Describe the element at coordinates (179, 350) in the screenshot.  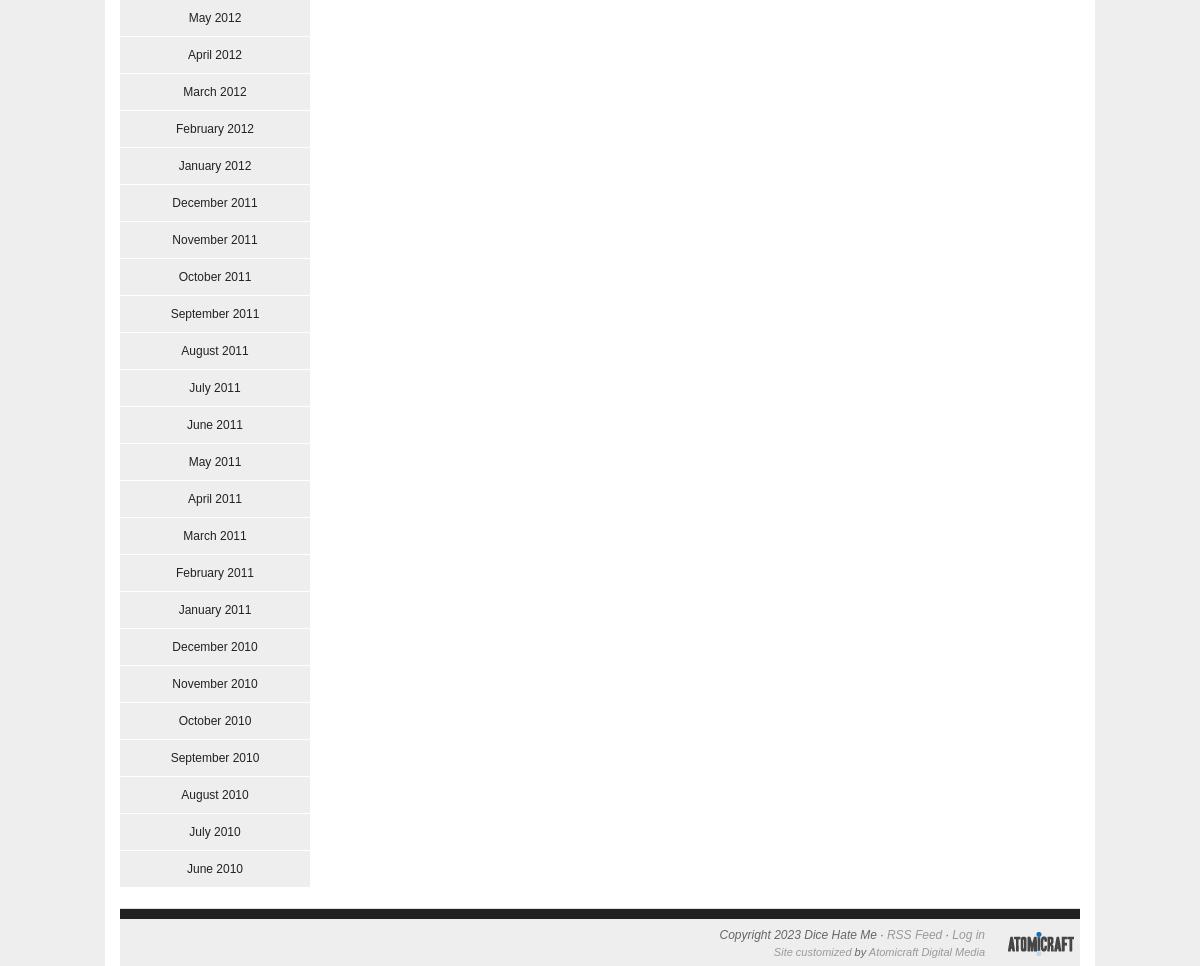
I see `'August 2011'` at that location.